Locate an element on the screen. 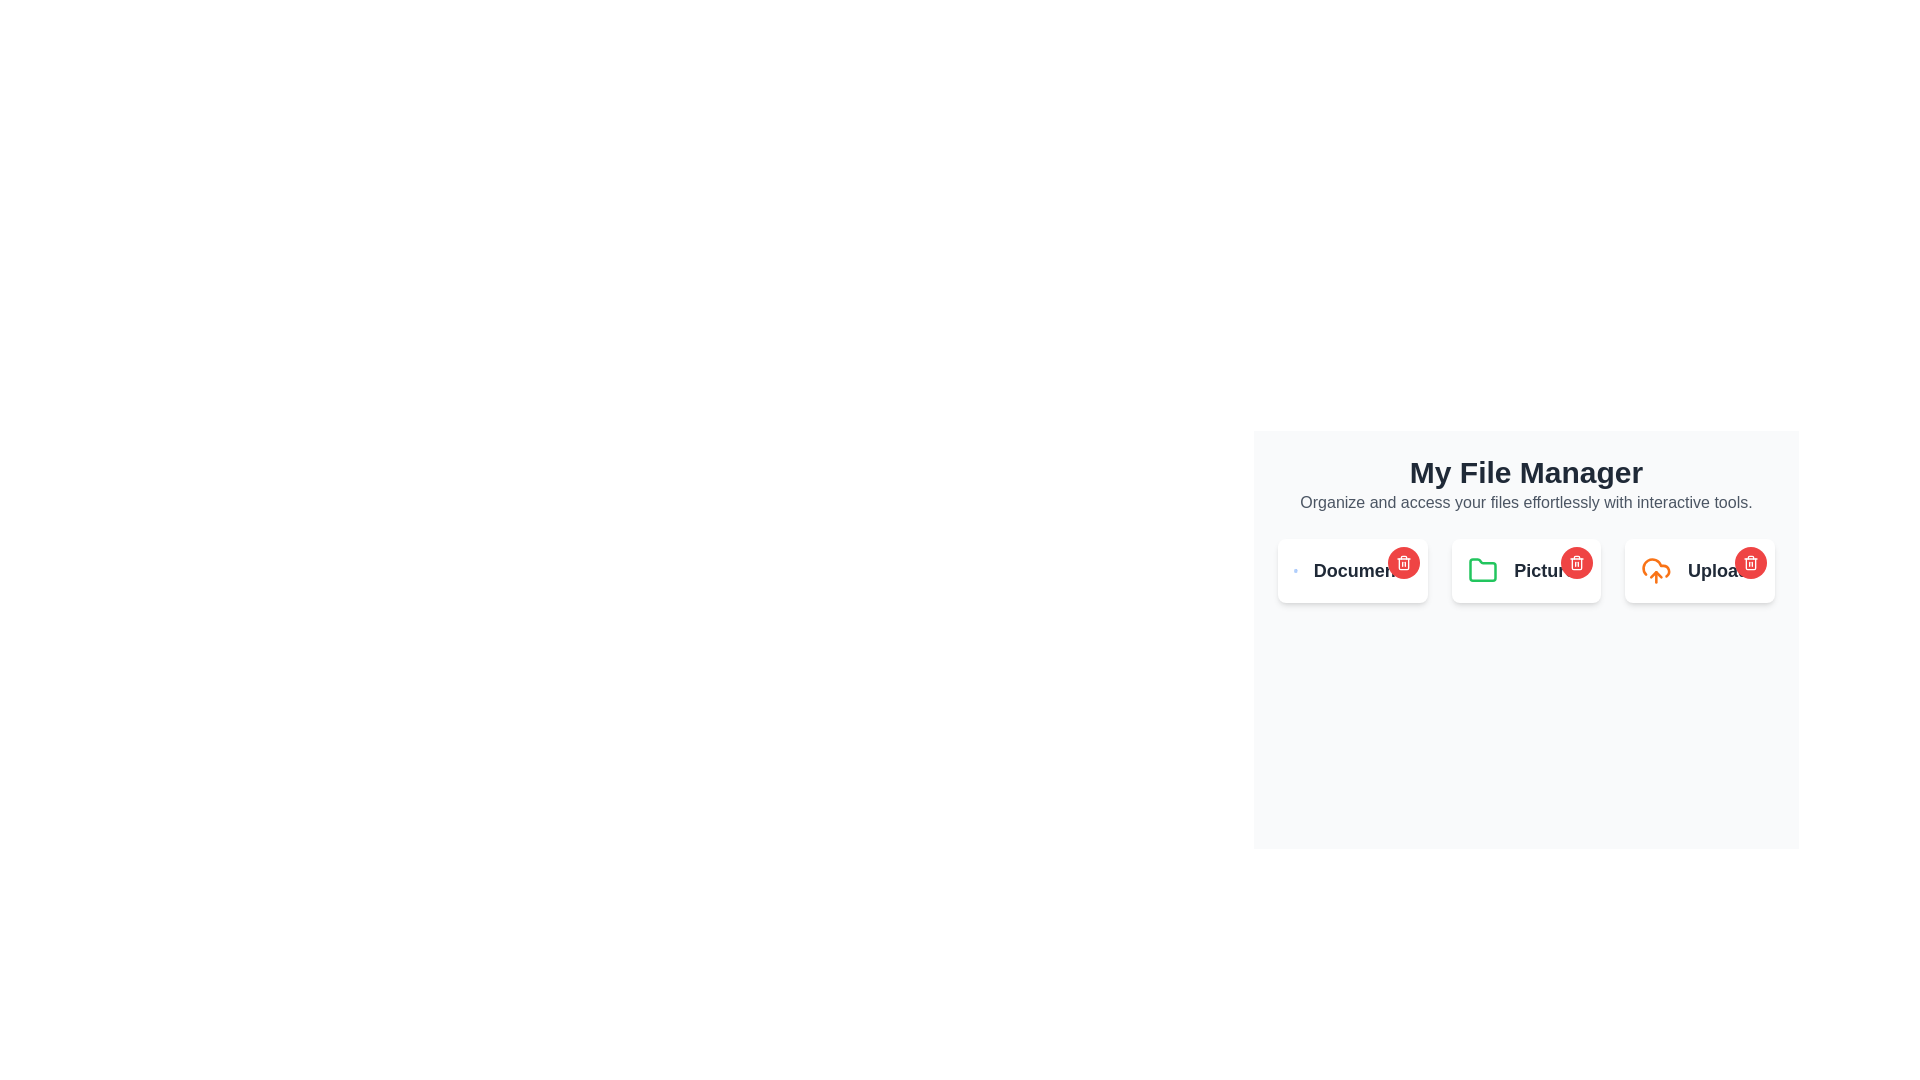 The height and width of the screenshot is (1080, 1920). the blue file icon with a sleek design located within the 'Documents' group, positioned to the left of the text 'Documents' is located at coordinates (1295, 570).